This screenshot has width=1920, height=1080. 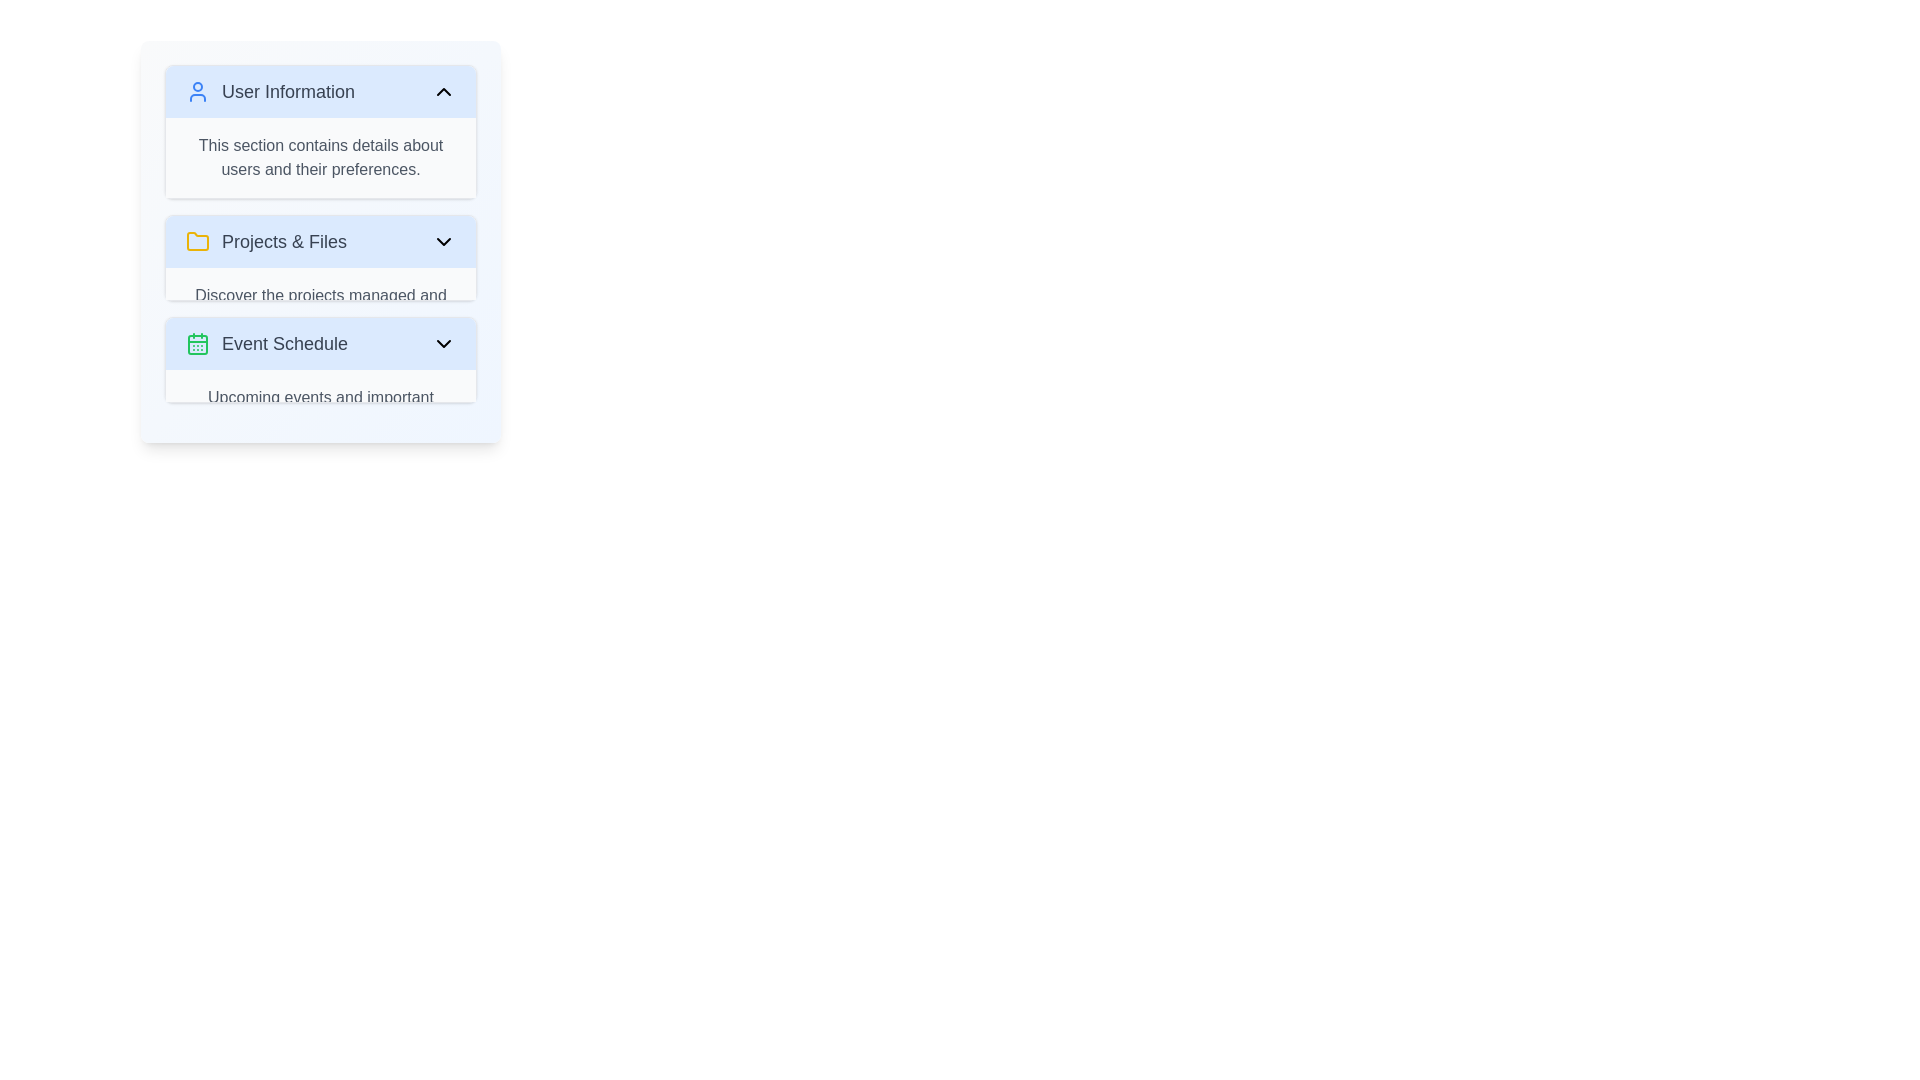 What do you see at coordinates (283, 241) in the screenshot?
I see `text content of the label that displays 'Projects & Files', which is styled with a medium-sized gray font and located next to a yellow folder icon in the sidebar` at bounding box center [283, 241].